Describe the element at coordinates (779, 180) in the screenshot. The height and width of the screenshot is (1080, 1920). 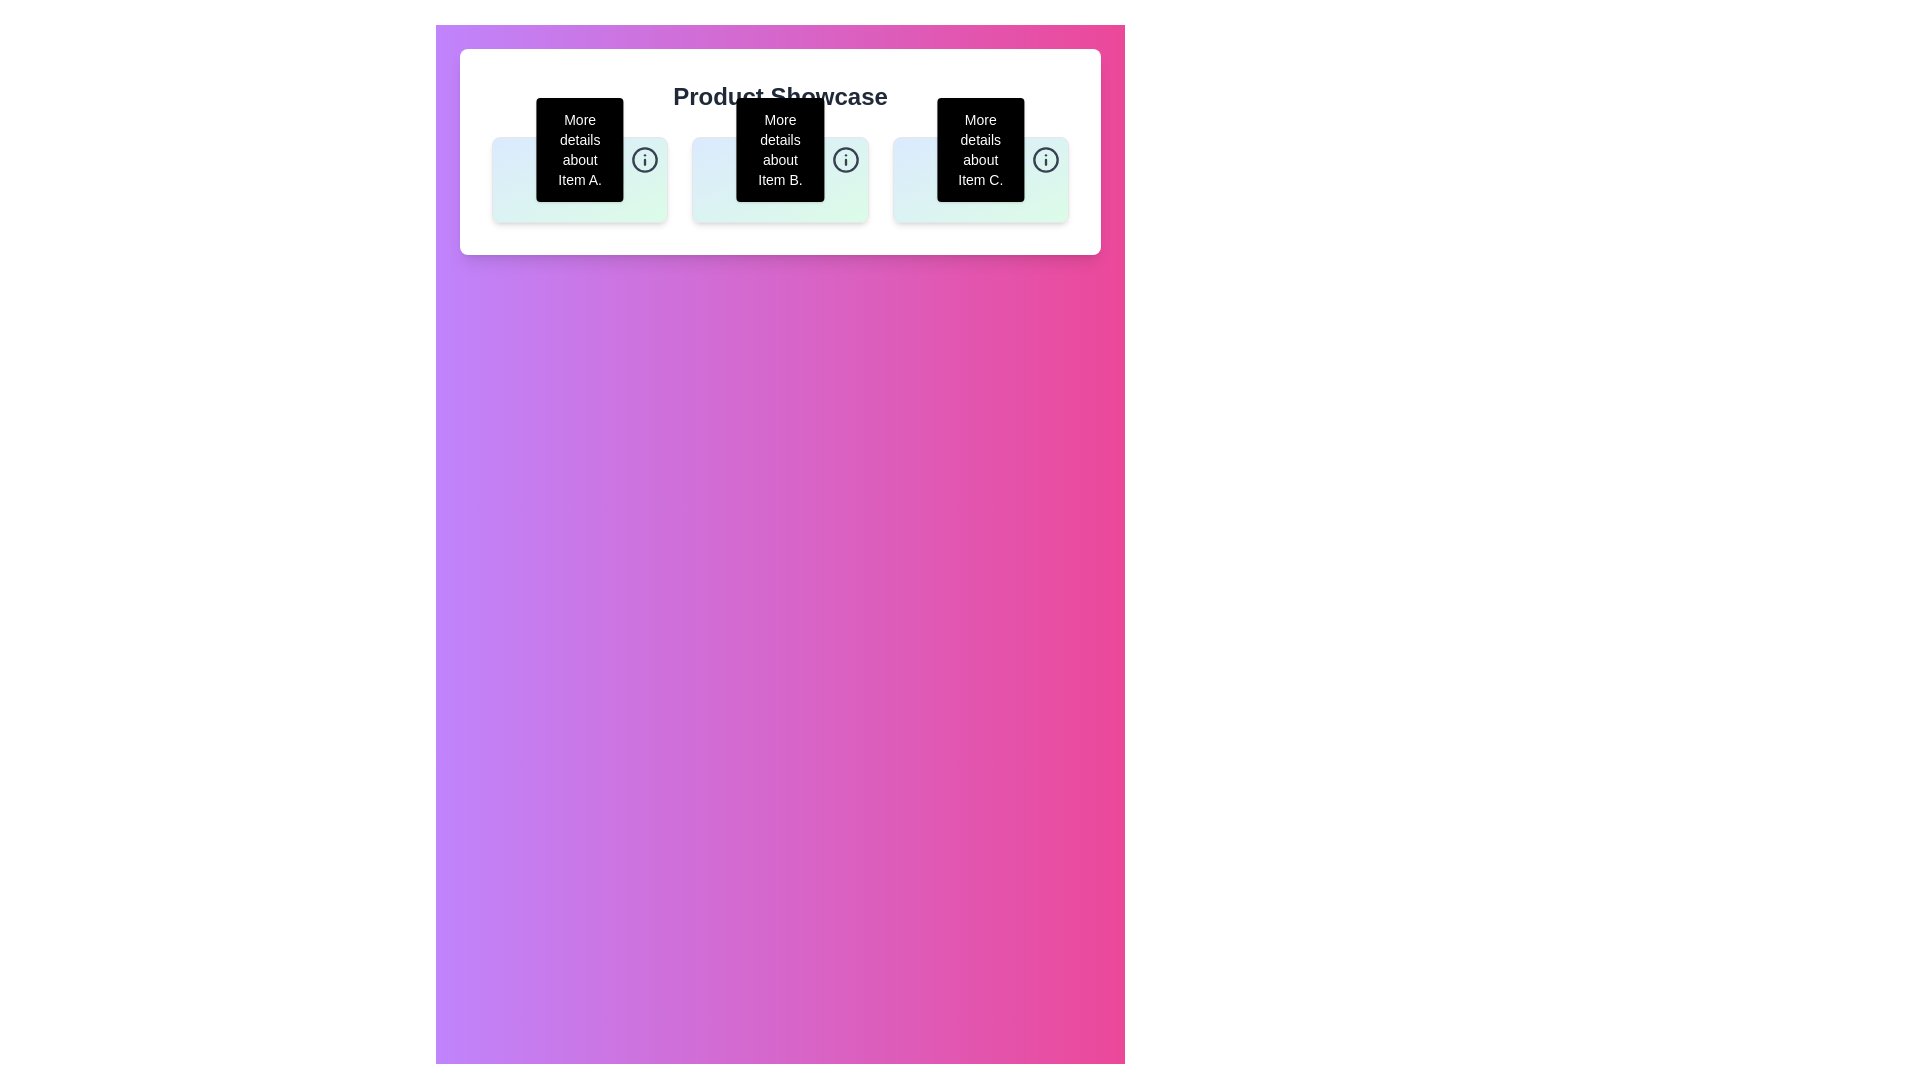
I see `the display card showcasing information related to 'Item B', which is the second card in a row of three cards within a grid layout` at that location.